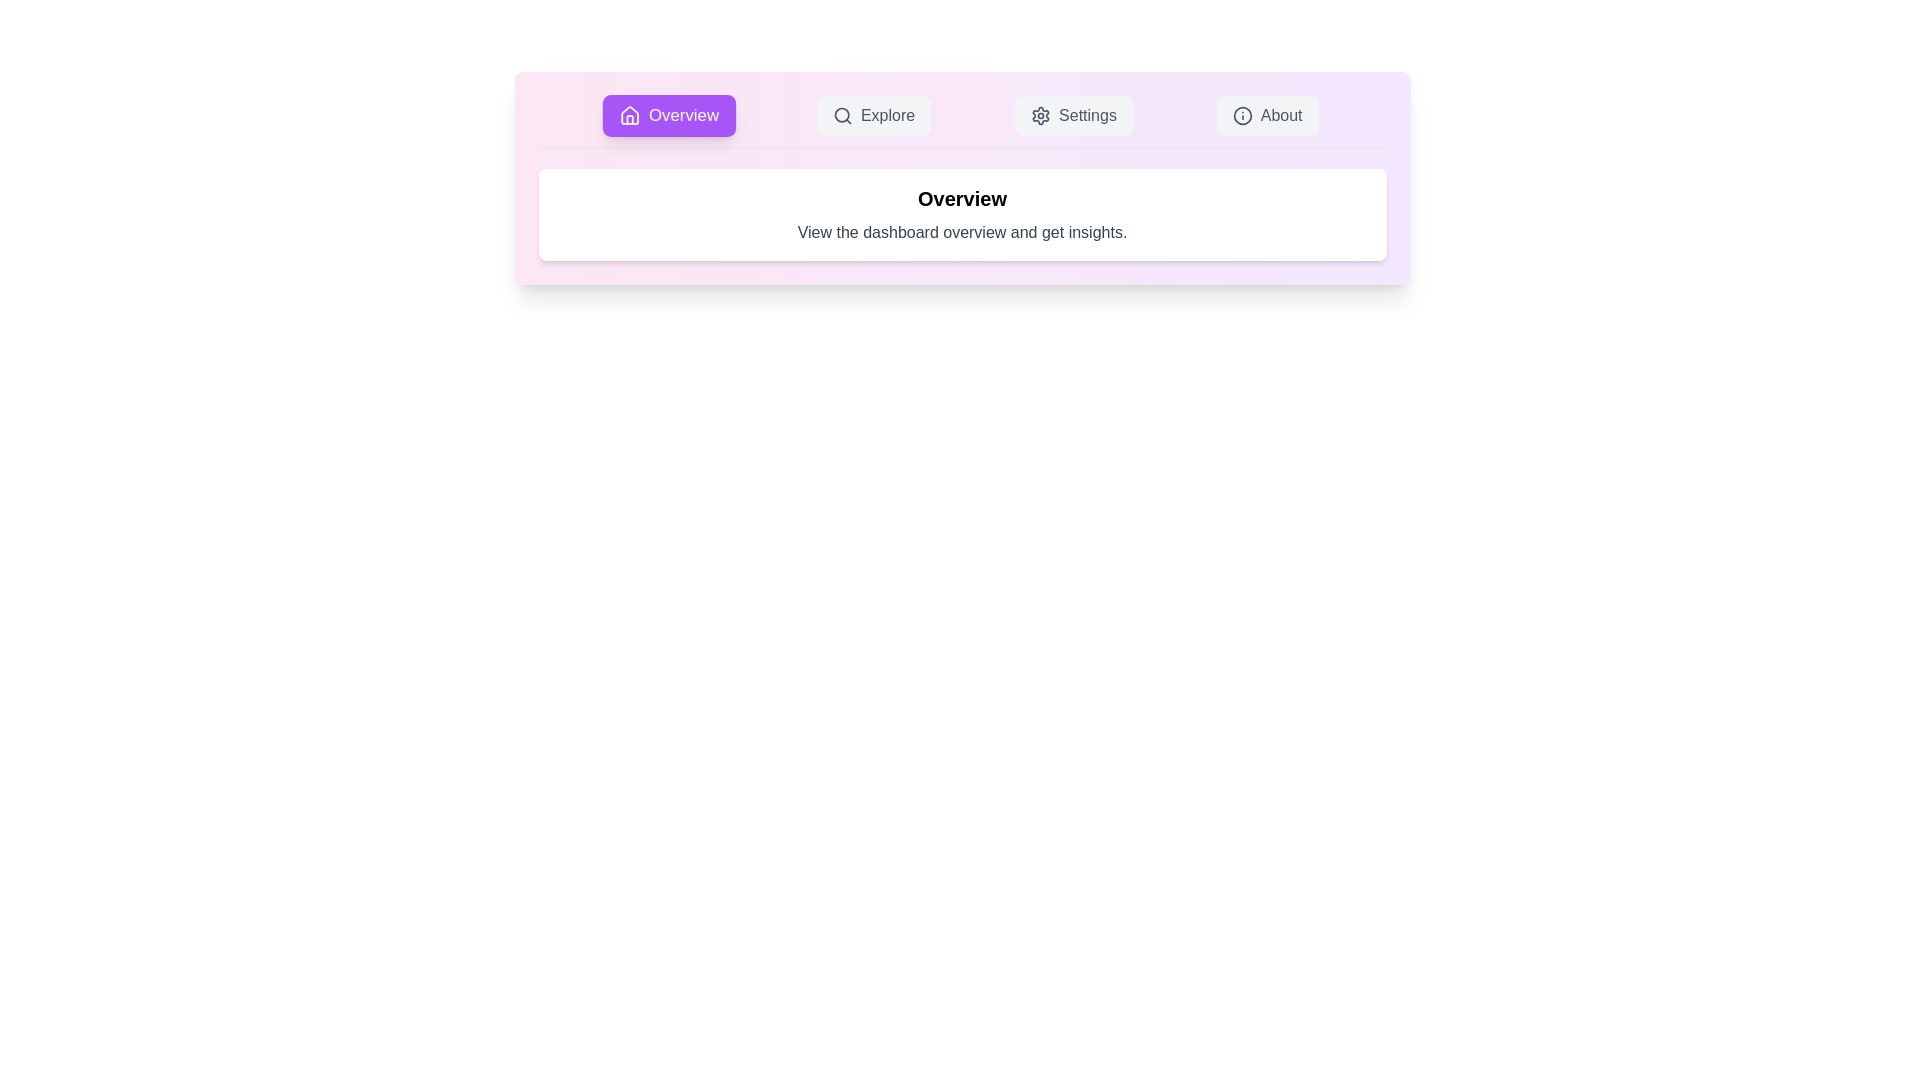 The image size is (1920, 1080). I want to click on the Settings tab to view its content, so click(1073, 115).